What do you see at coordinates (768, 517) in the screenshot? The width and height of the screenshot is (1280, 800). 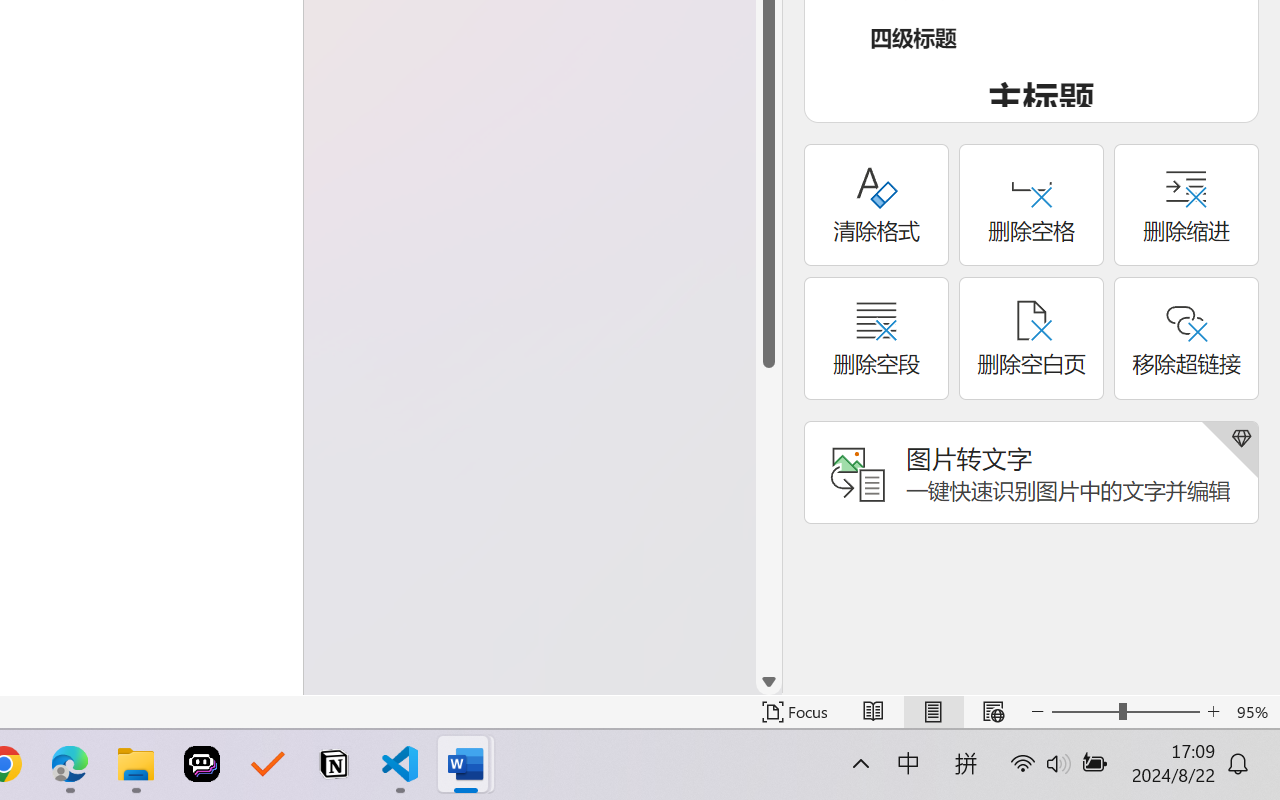 I see `'Page down'` at bounding box center [768, 517].